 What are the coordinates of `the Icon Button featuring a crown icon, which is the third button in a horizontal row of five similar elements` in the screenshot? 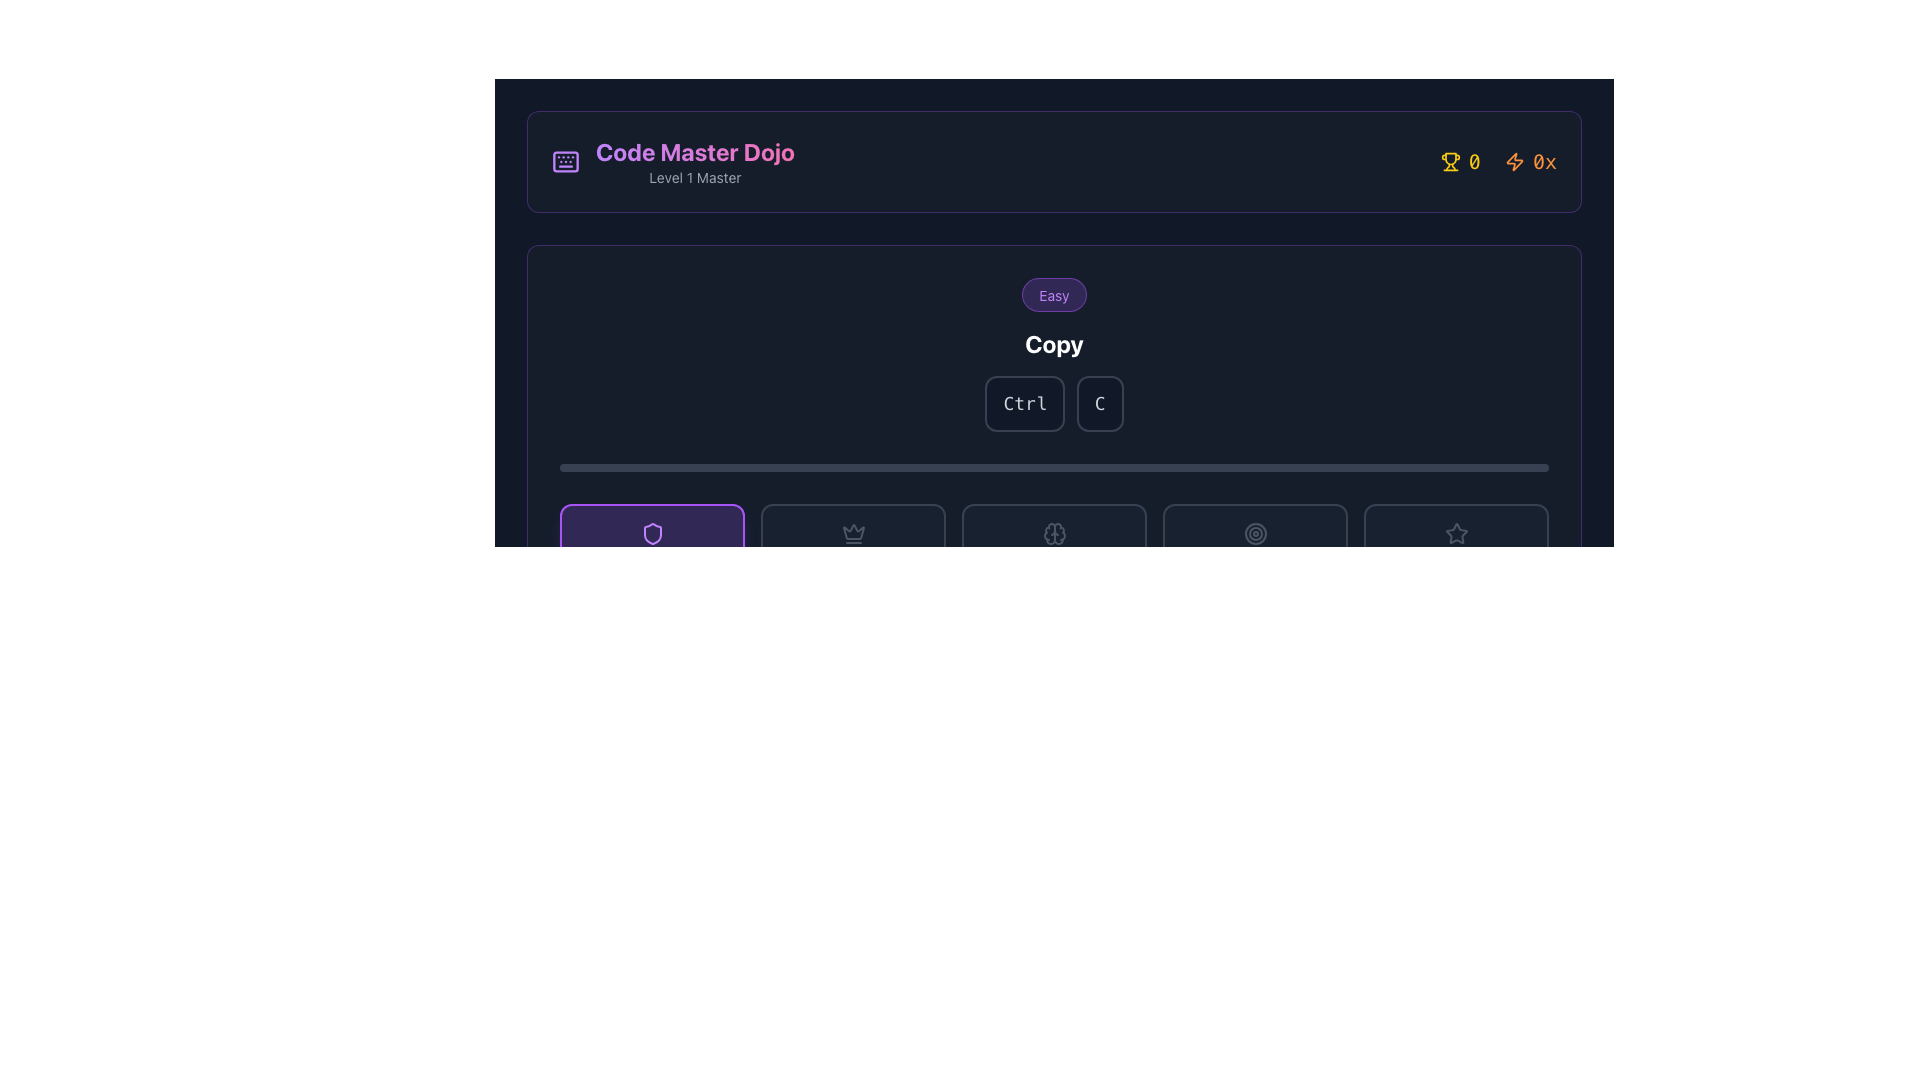 It's located at (853, 532).